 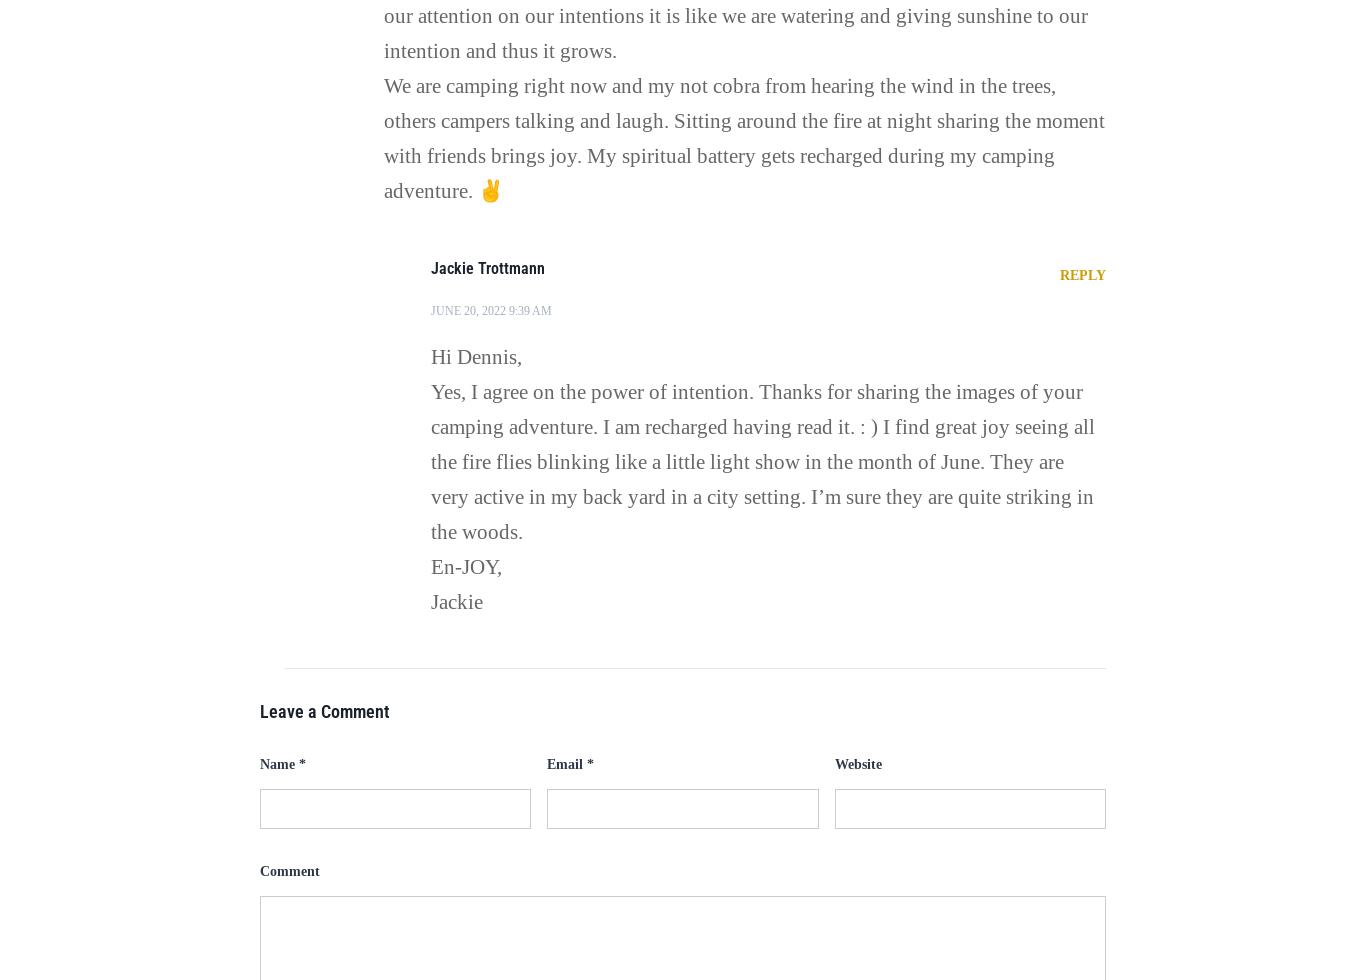 What do you see at coordinates (278, 762) in the screenshot?
I see `'Name'` at bounding box center [278, 762].